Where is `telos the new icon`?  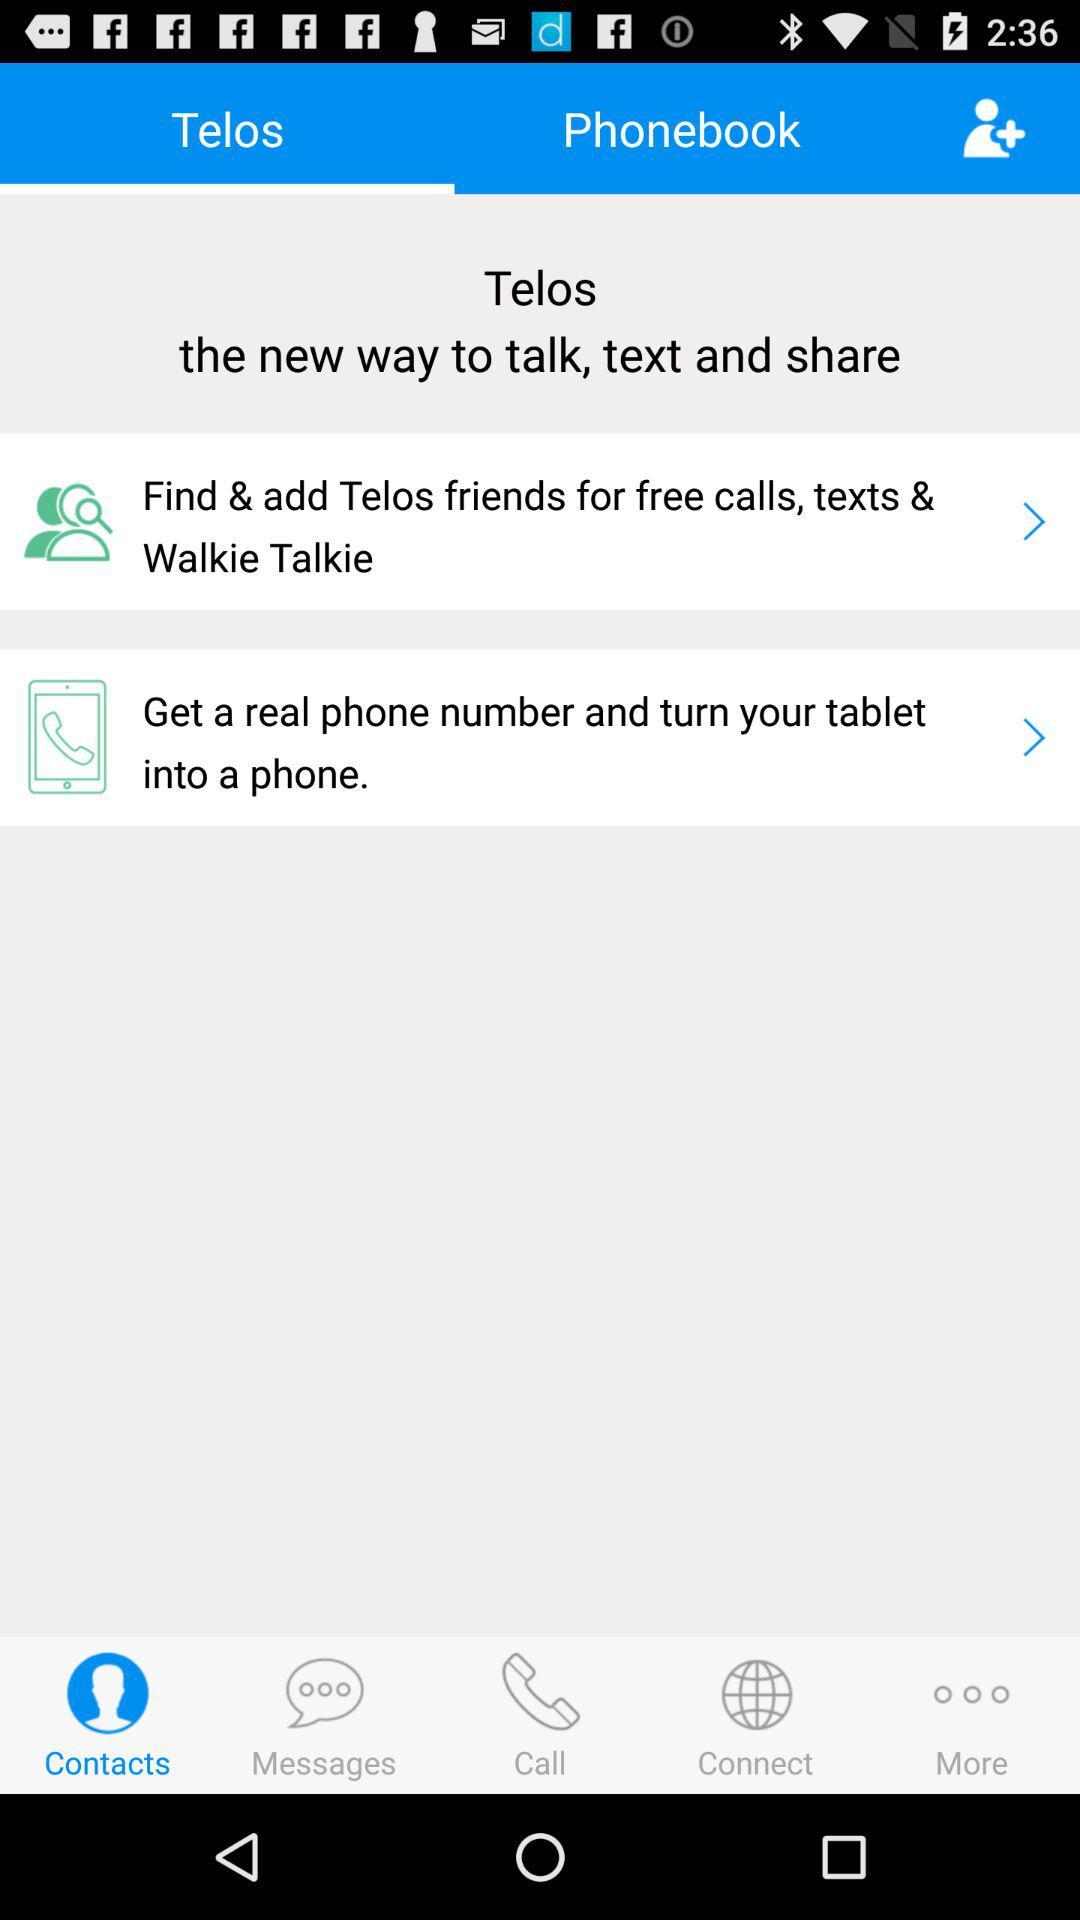 telos the new icon is located at coordinates (540, 320).